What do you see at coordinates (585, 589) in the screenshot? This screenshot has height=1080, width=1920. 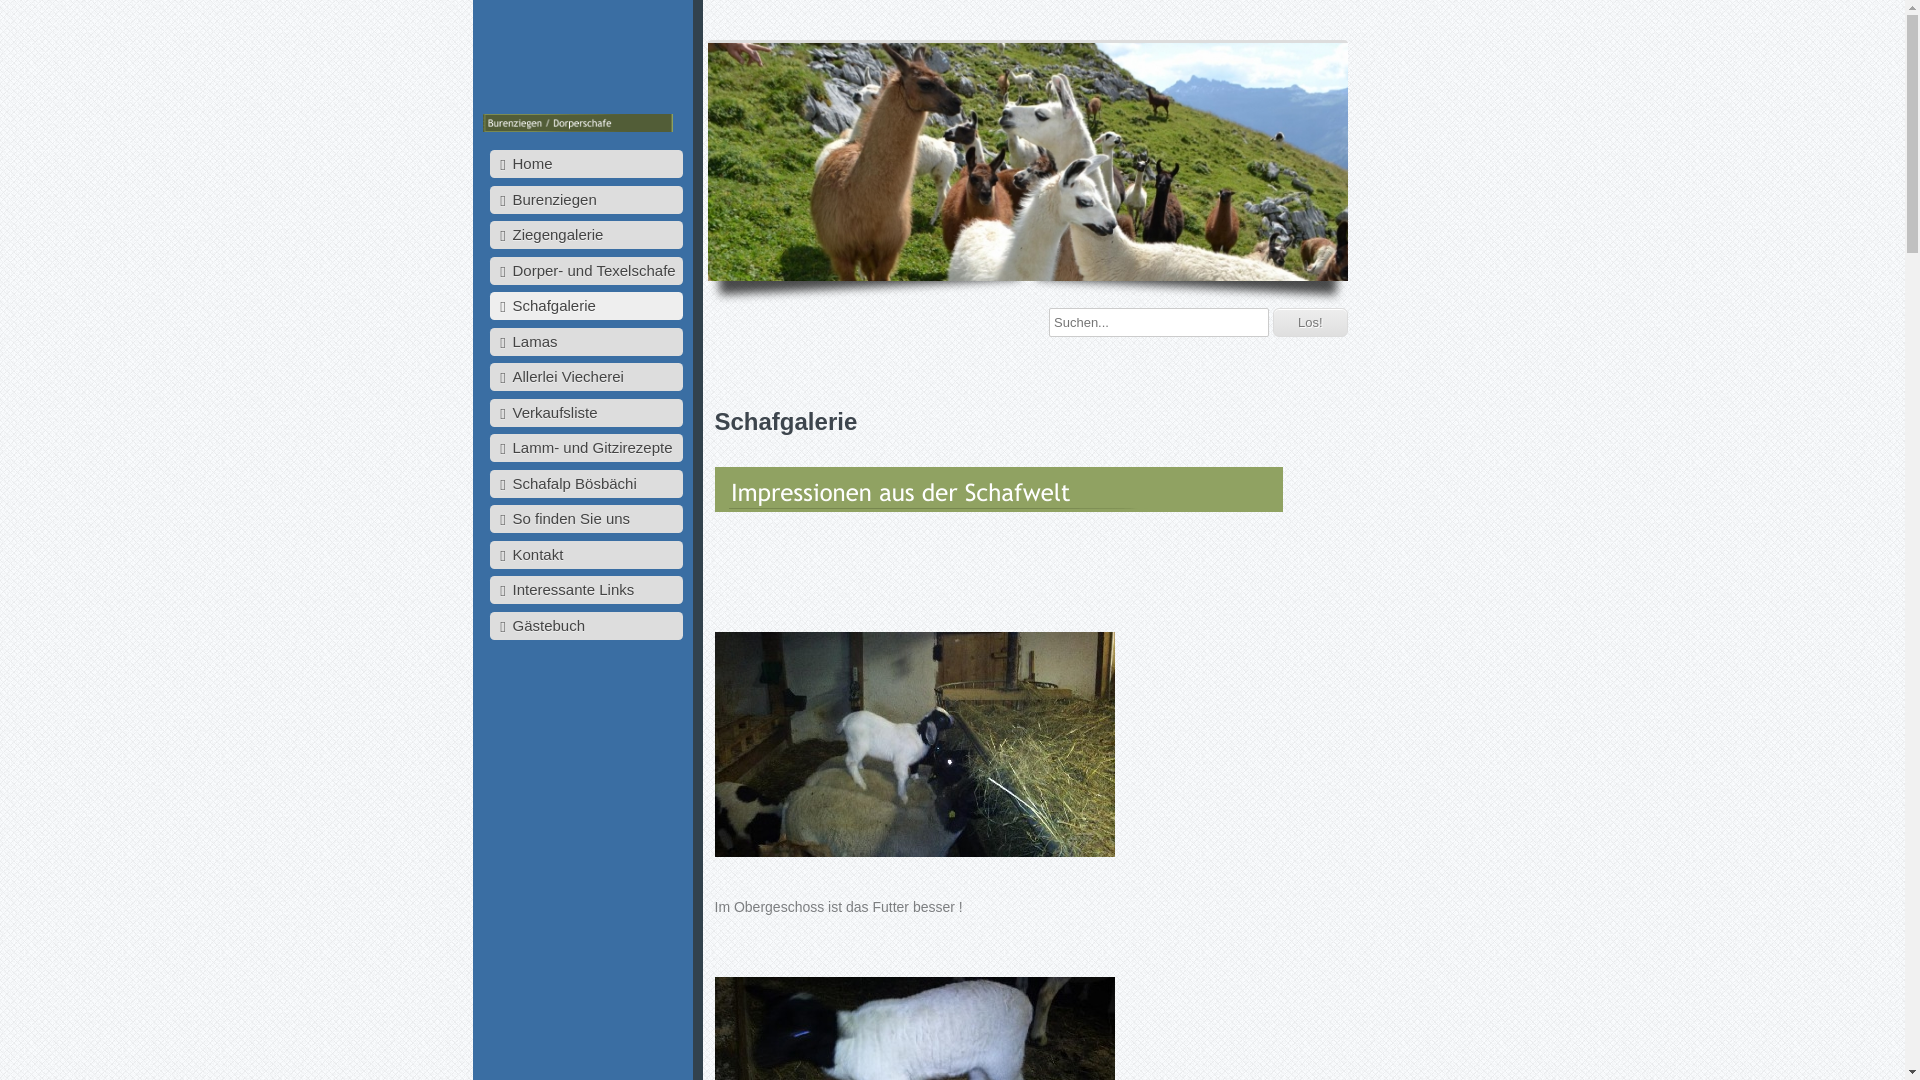 I see `'Interessante Links'` at bounding box center [585, 589].